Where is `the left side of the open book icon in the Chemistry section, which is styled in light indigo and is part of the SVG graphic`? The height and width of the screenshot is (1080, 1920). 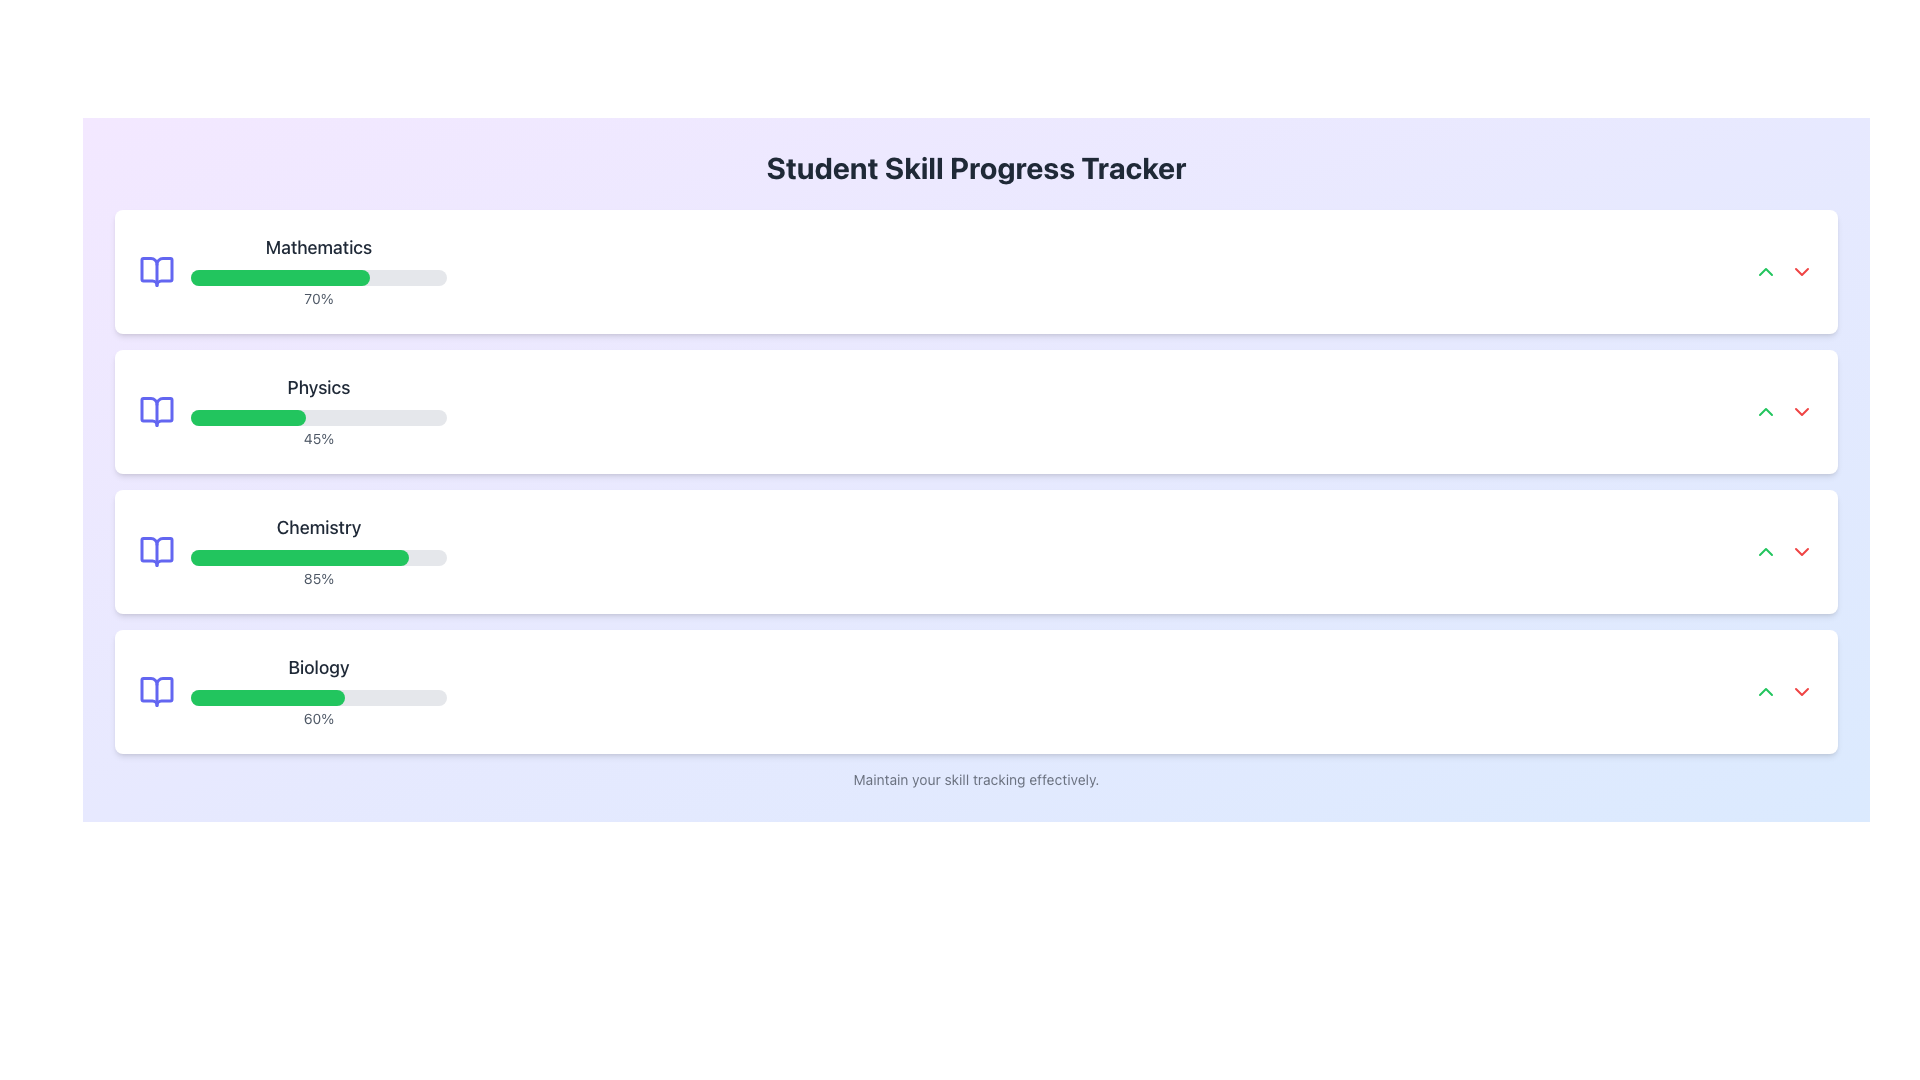 the left side of the open book icon in the Chemistry section, which is styled in light indigo and is part of the SVG graphic is located at coordinates (156, 551).